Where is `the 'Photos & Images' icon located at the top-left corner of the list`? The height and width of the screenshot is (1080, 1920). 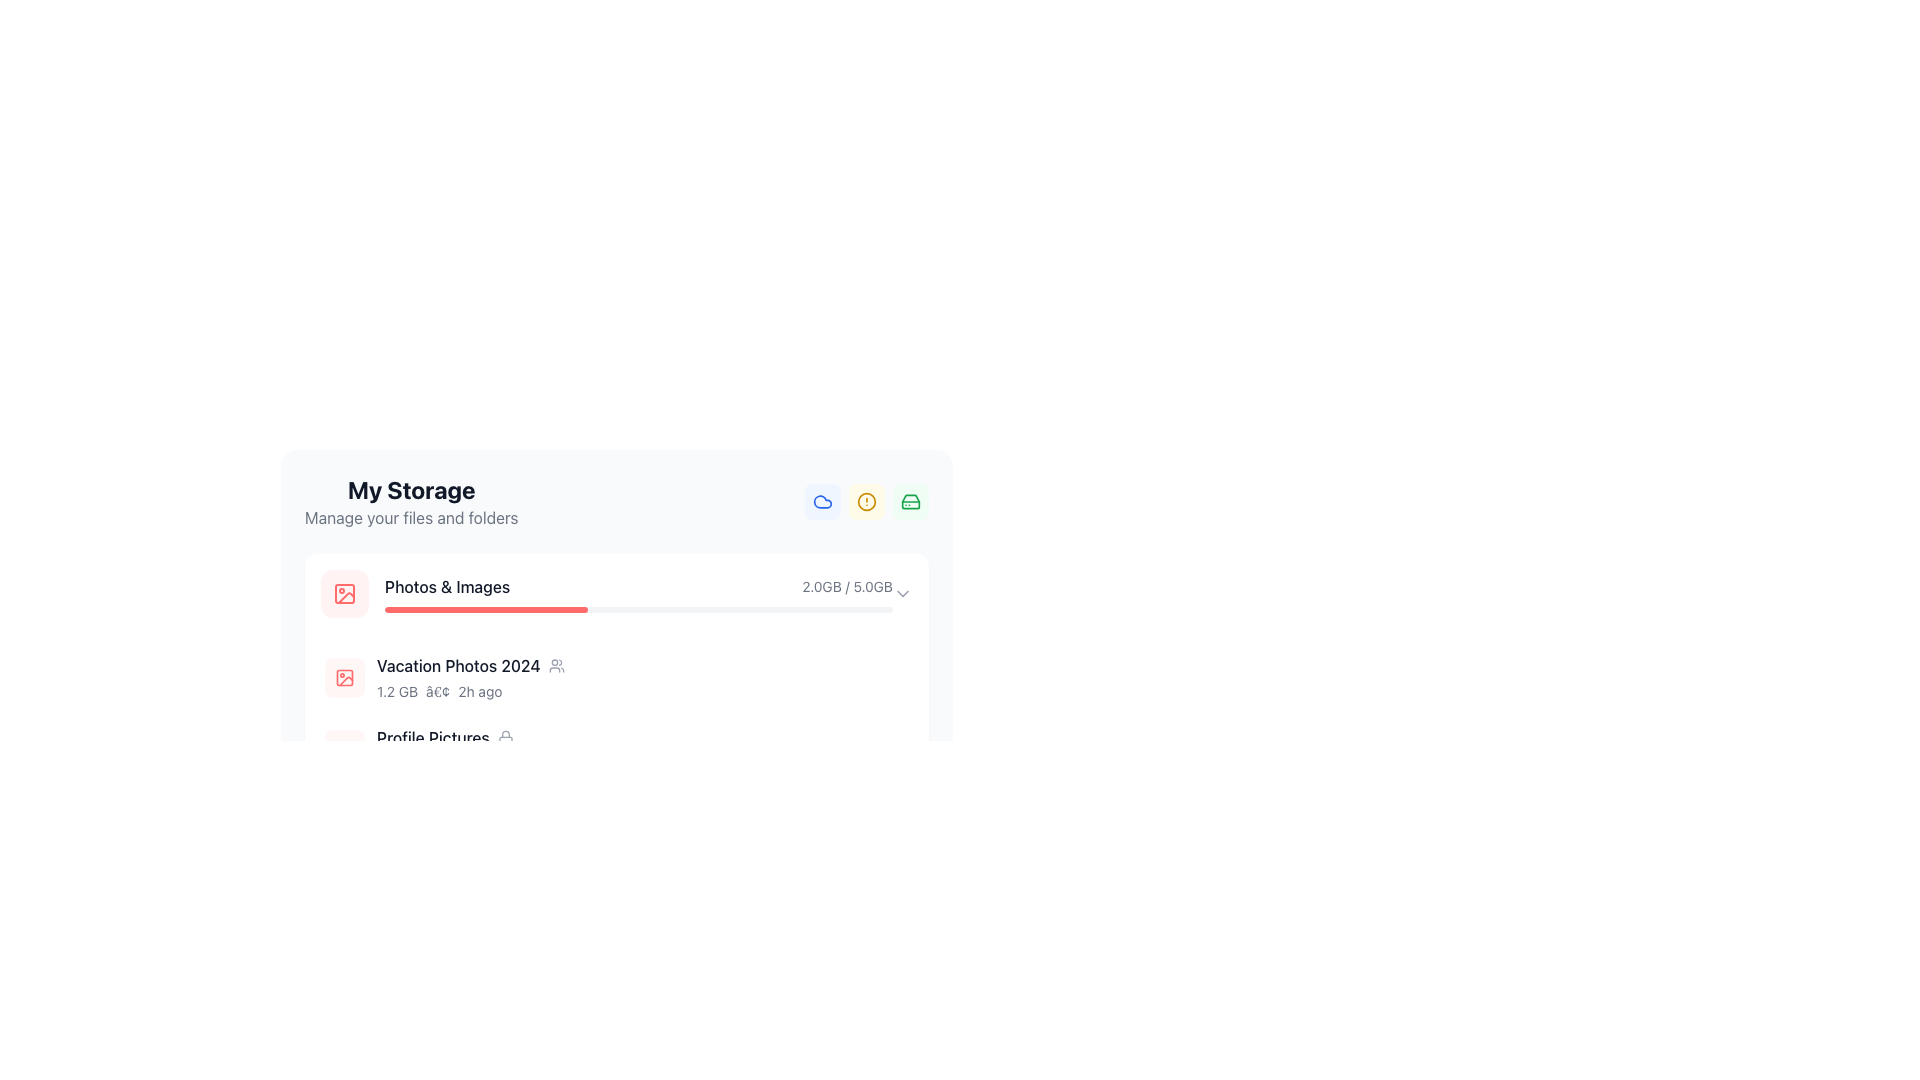
the 'Photos & Images' icon located at the top-left corner of the list is located at coordinates (345, 593).